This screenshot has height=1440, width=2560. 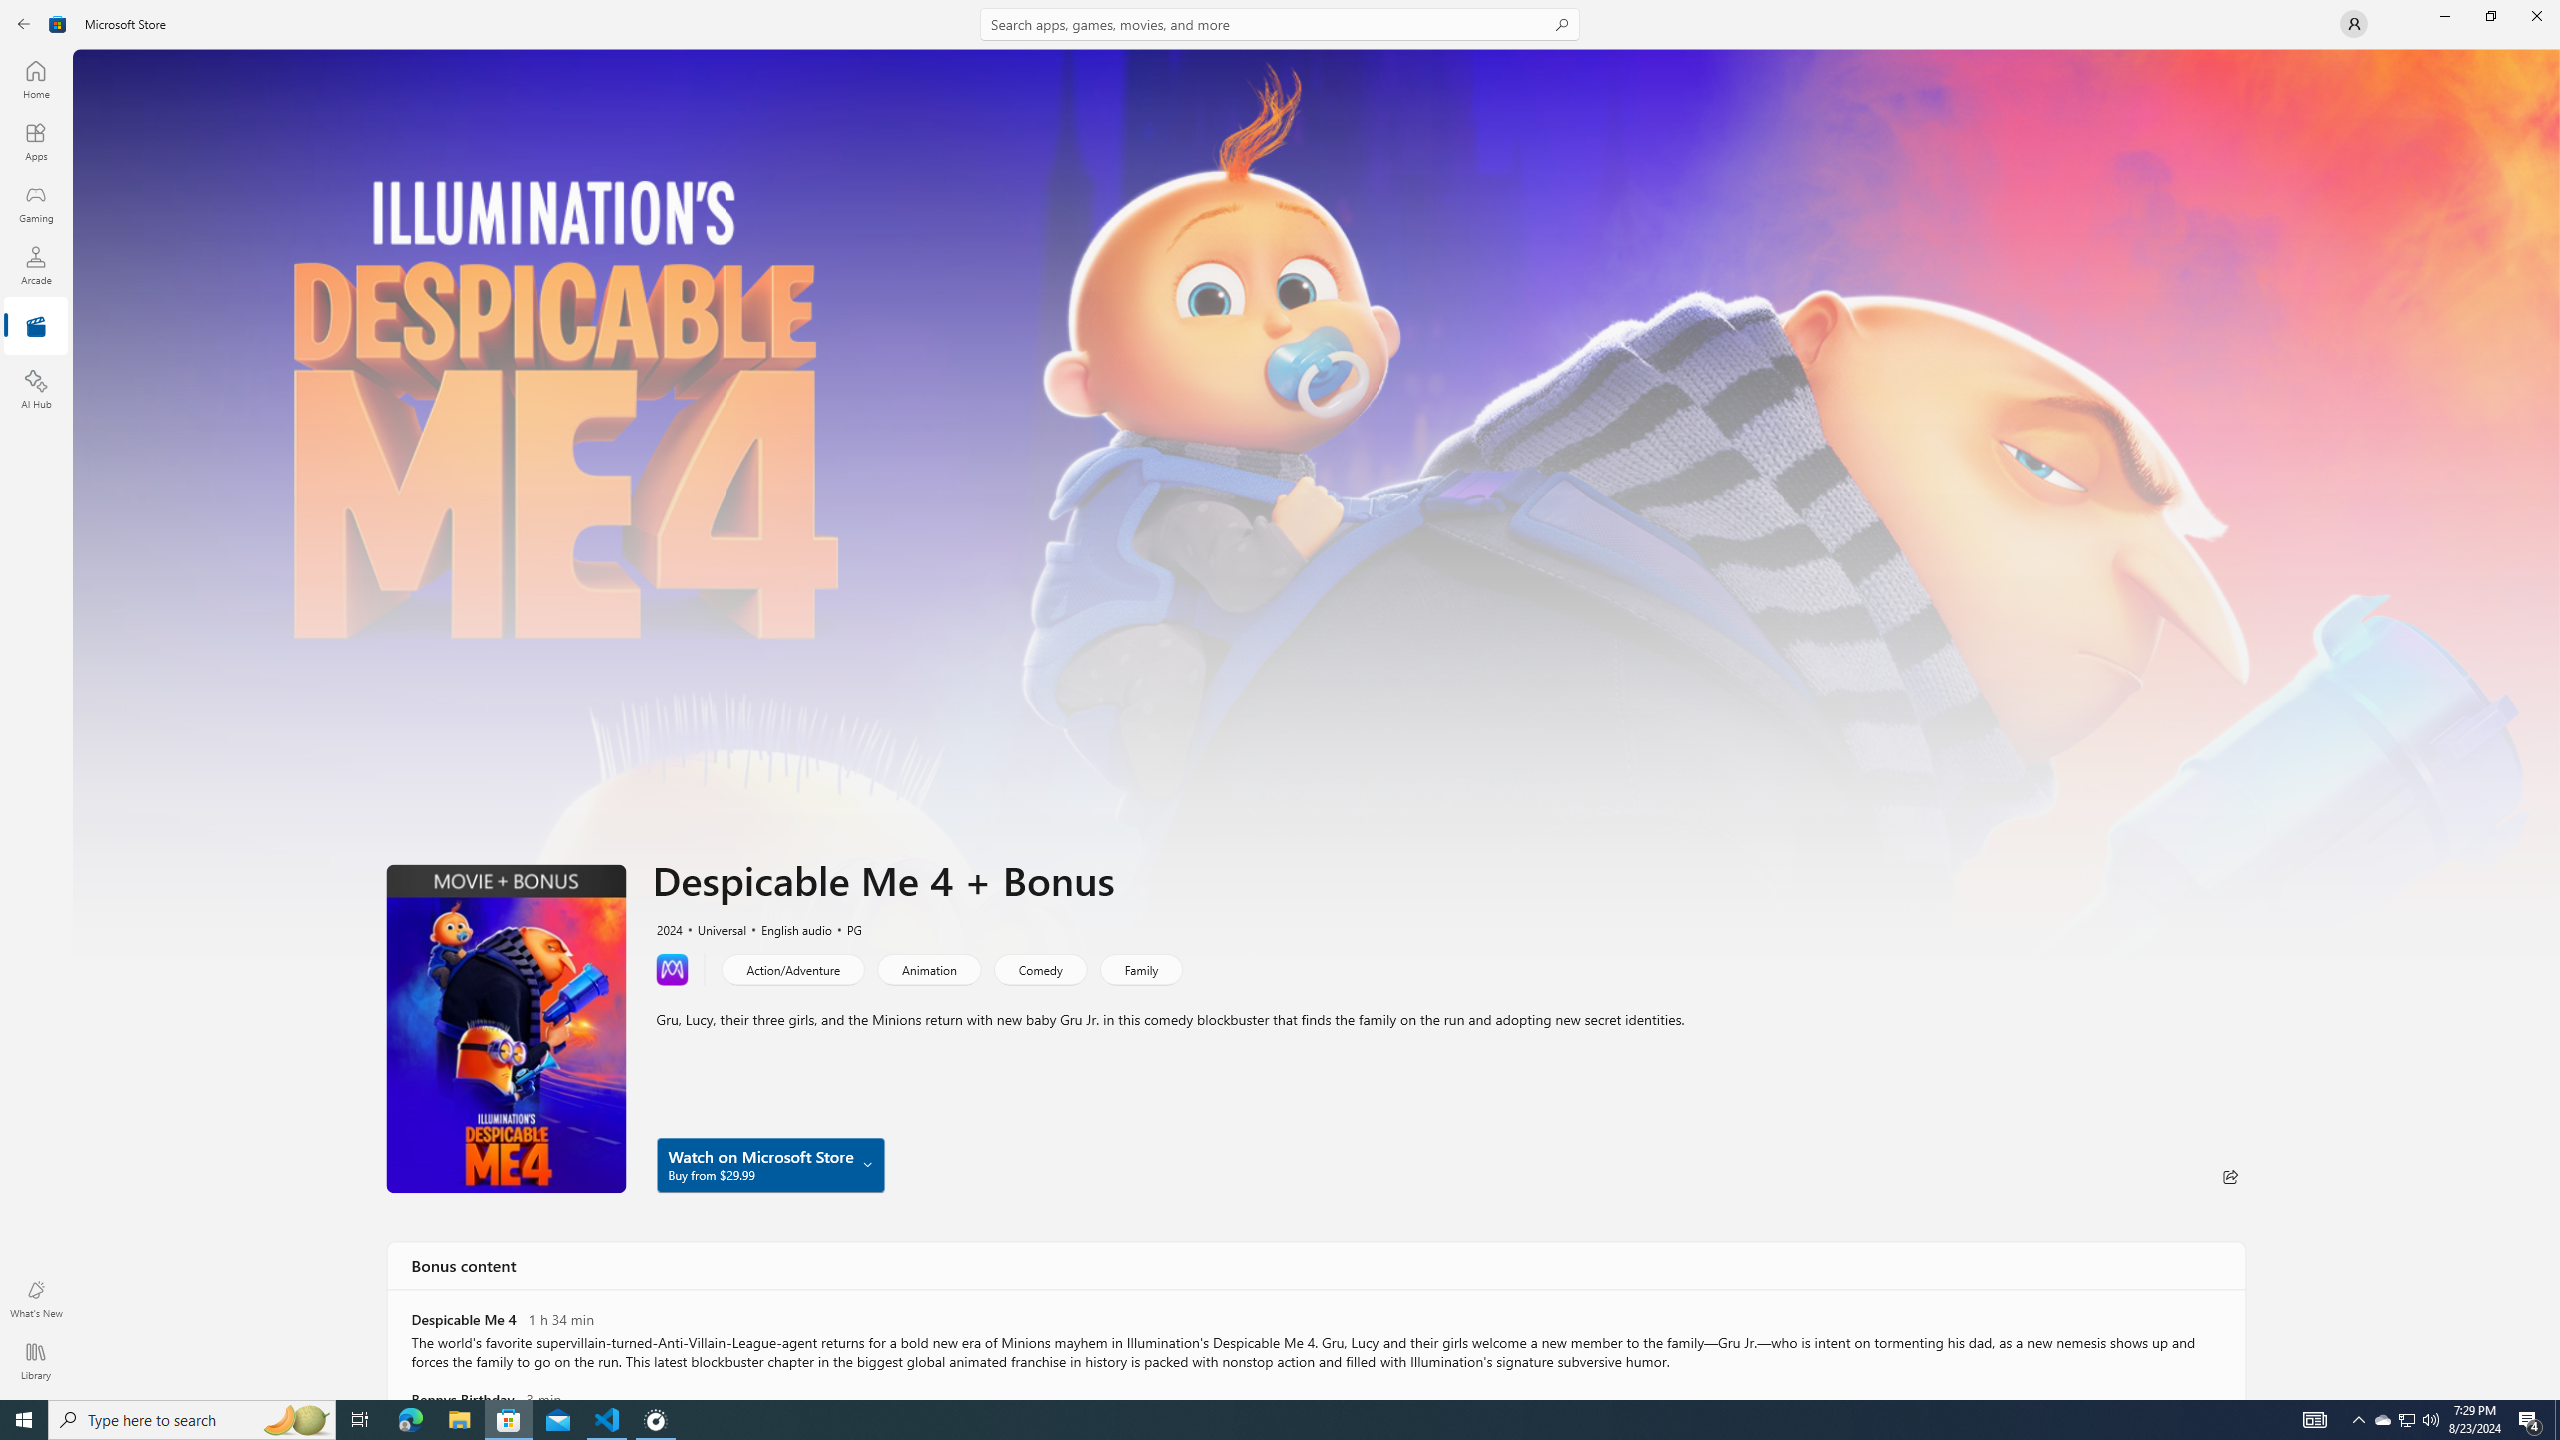 What do you see at coordinates (672, 968) in the screenshot?
I see `'Learn more about Movies Anywhere'` at bounding box center [672, 968].